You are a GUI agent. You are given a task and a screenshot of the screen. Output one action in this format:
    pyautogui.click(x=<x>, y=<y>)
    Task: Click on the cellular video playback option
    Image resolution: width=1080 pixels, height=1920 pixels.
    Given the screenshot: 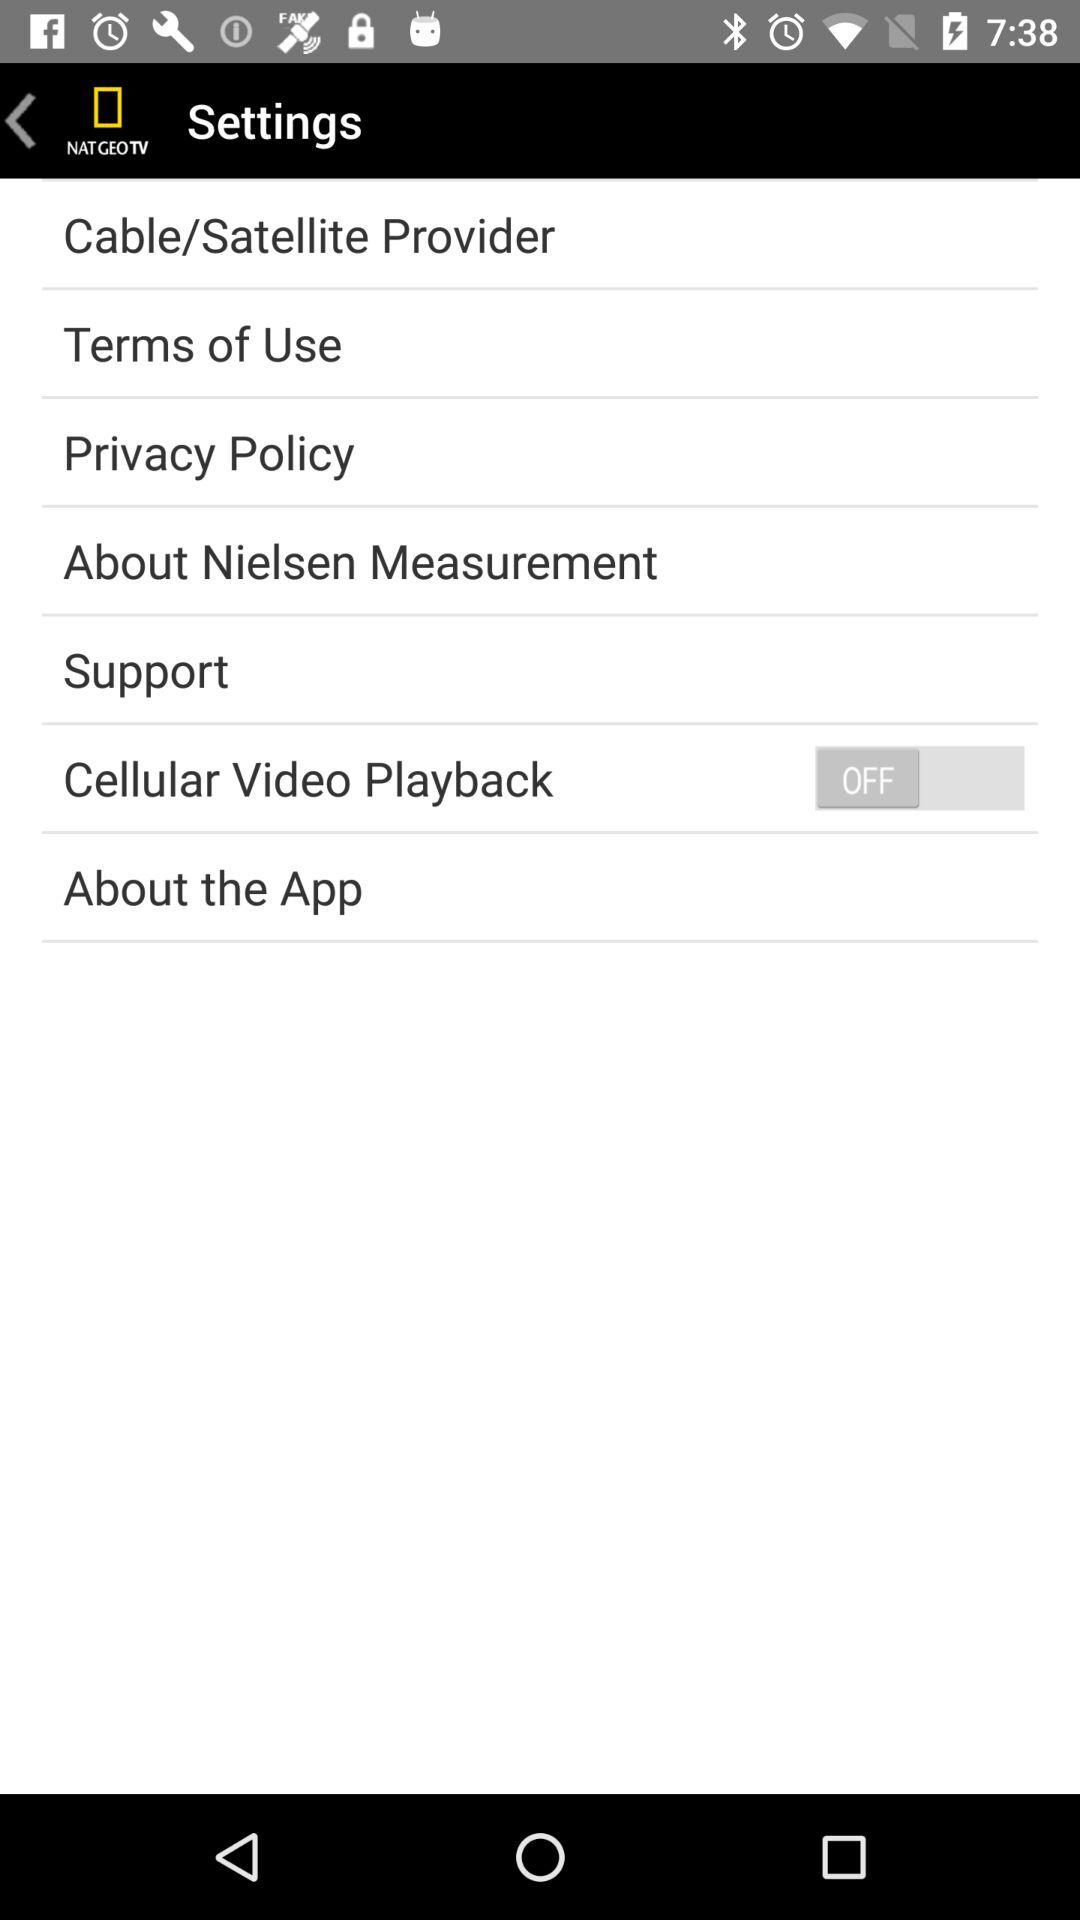 What is the action you would take?
    pyautogui.click(x=919, y=776)
    